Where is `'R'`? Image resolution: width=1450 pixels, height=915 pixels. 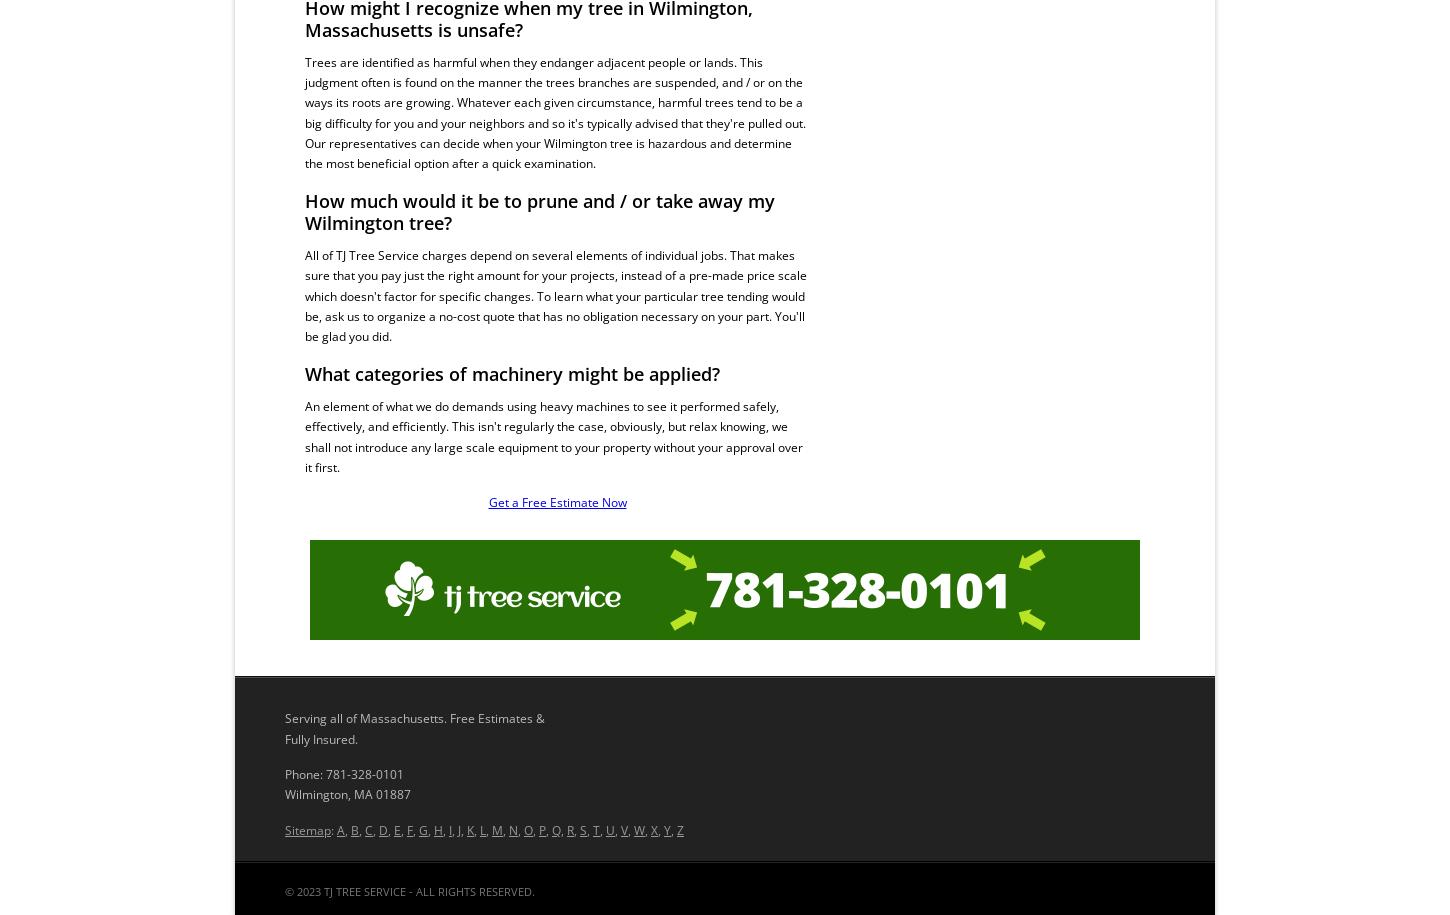
'R' is located at coordinates (570, 829).